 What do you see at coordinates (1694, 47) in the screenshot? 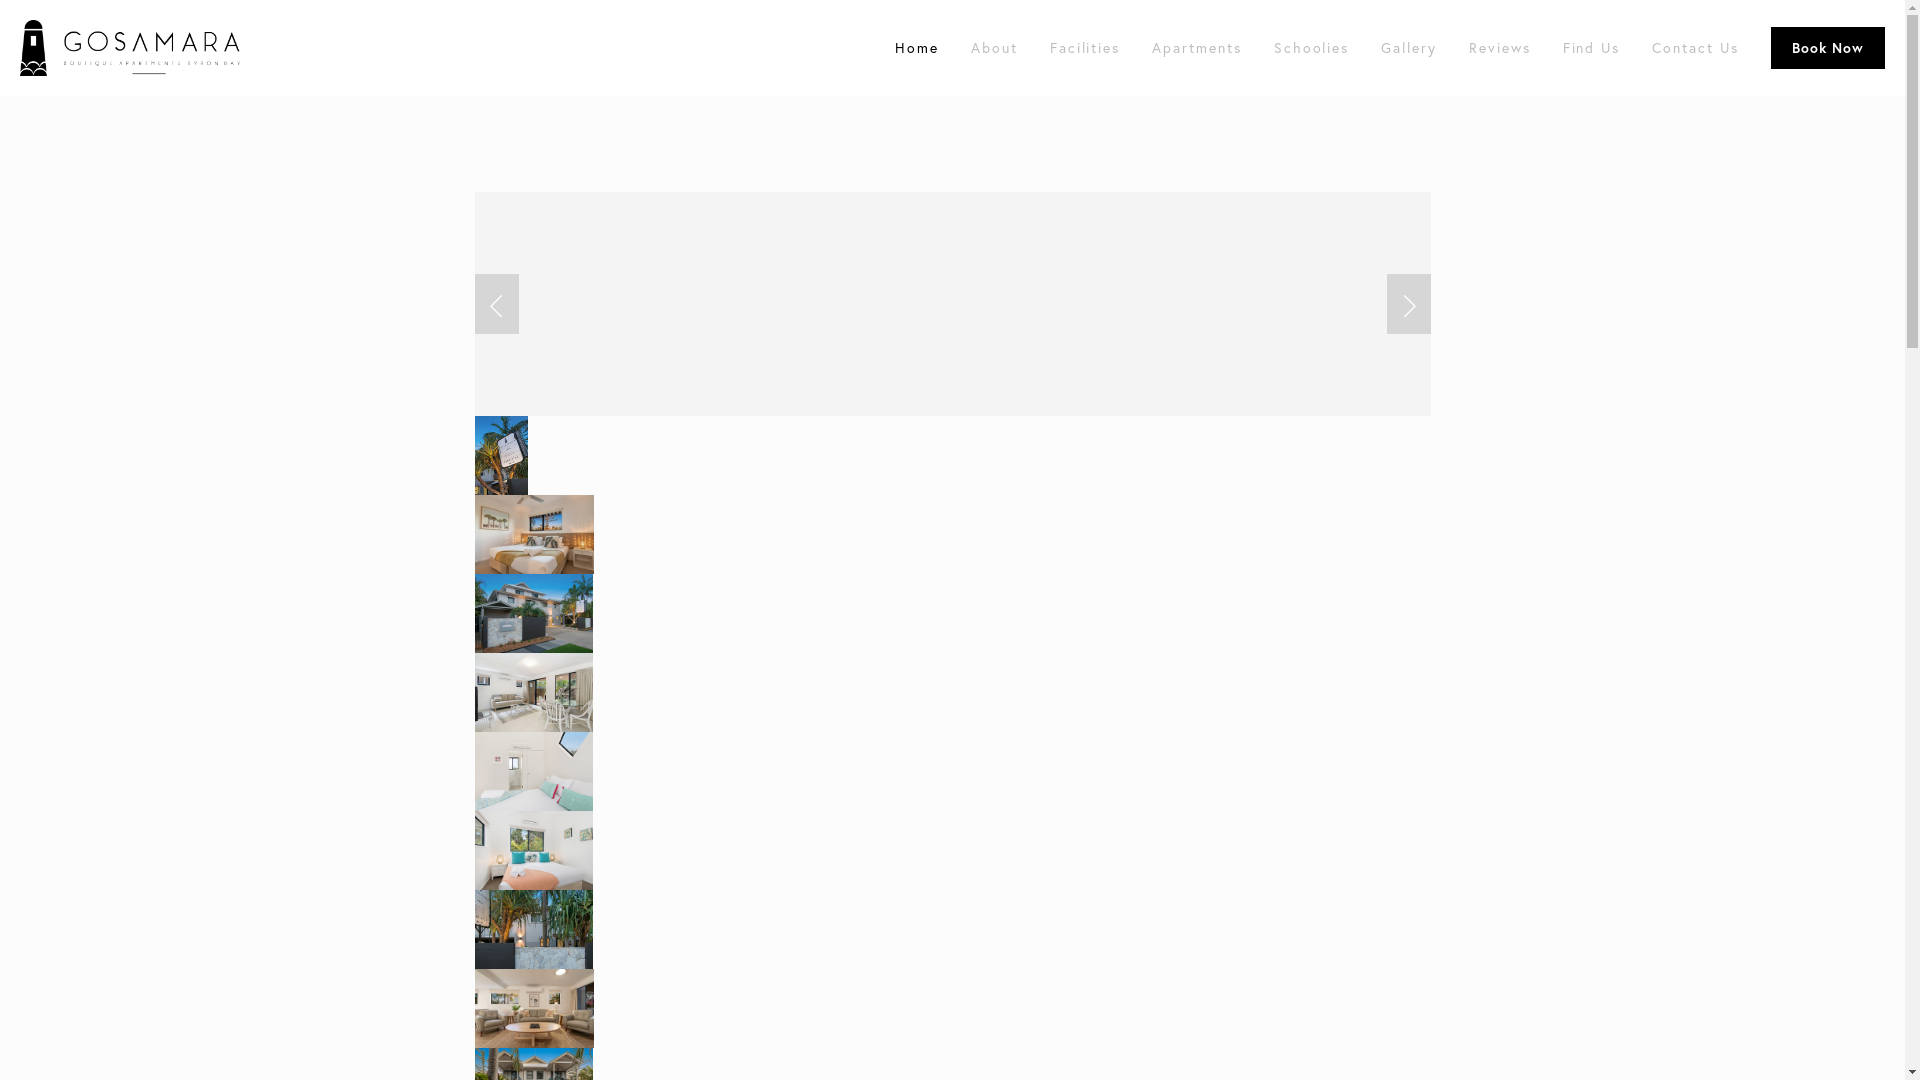
I see `'Contact Us'` at bounding box center [1694, 47].